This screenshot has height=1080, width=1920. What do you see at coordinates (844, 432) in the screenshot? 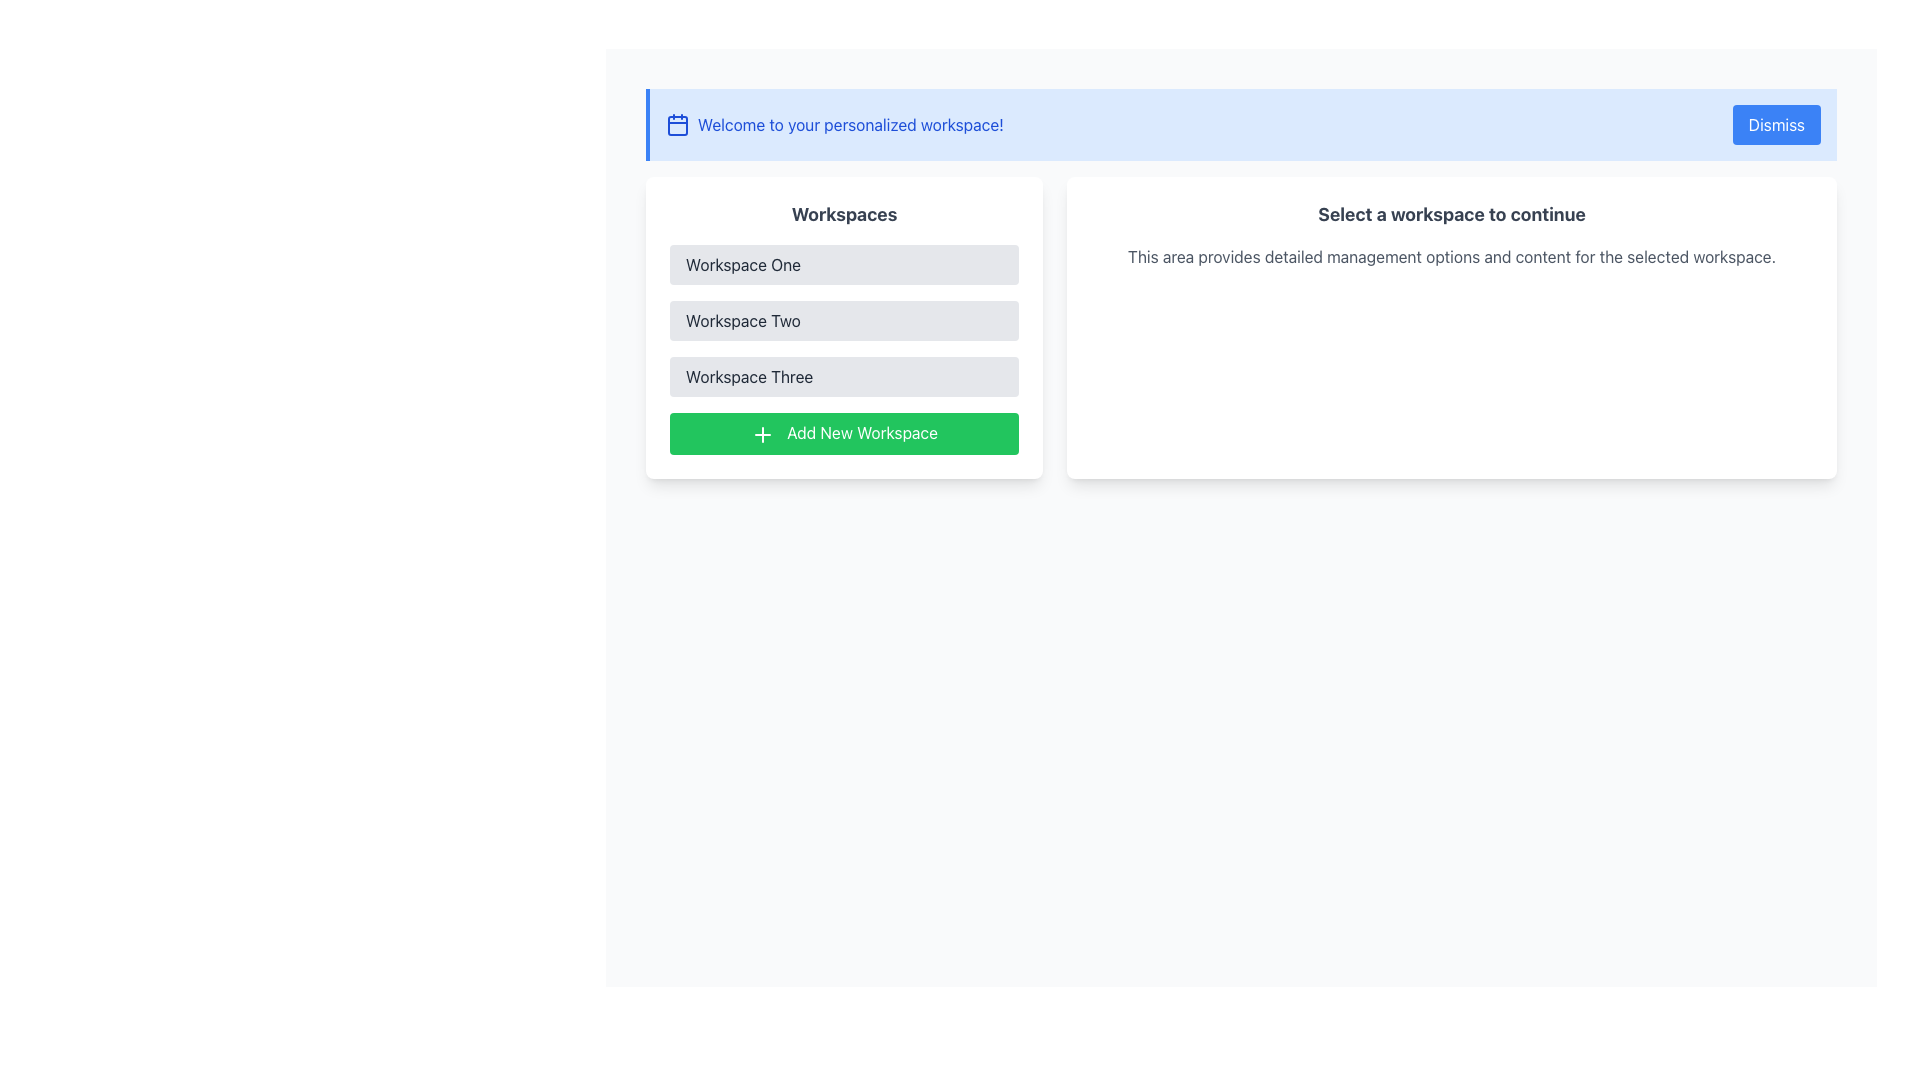
I see `the green button labeled 'Add New Workspace' located at the bottom of the 'Workspaces' card for accessibility purposes` at bounding box center [844, 432].